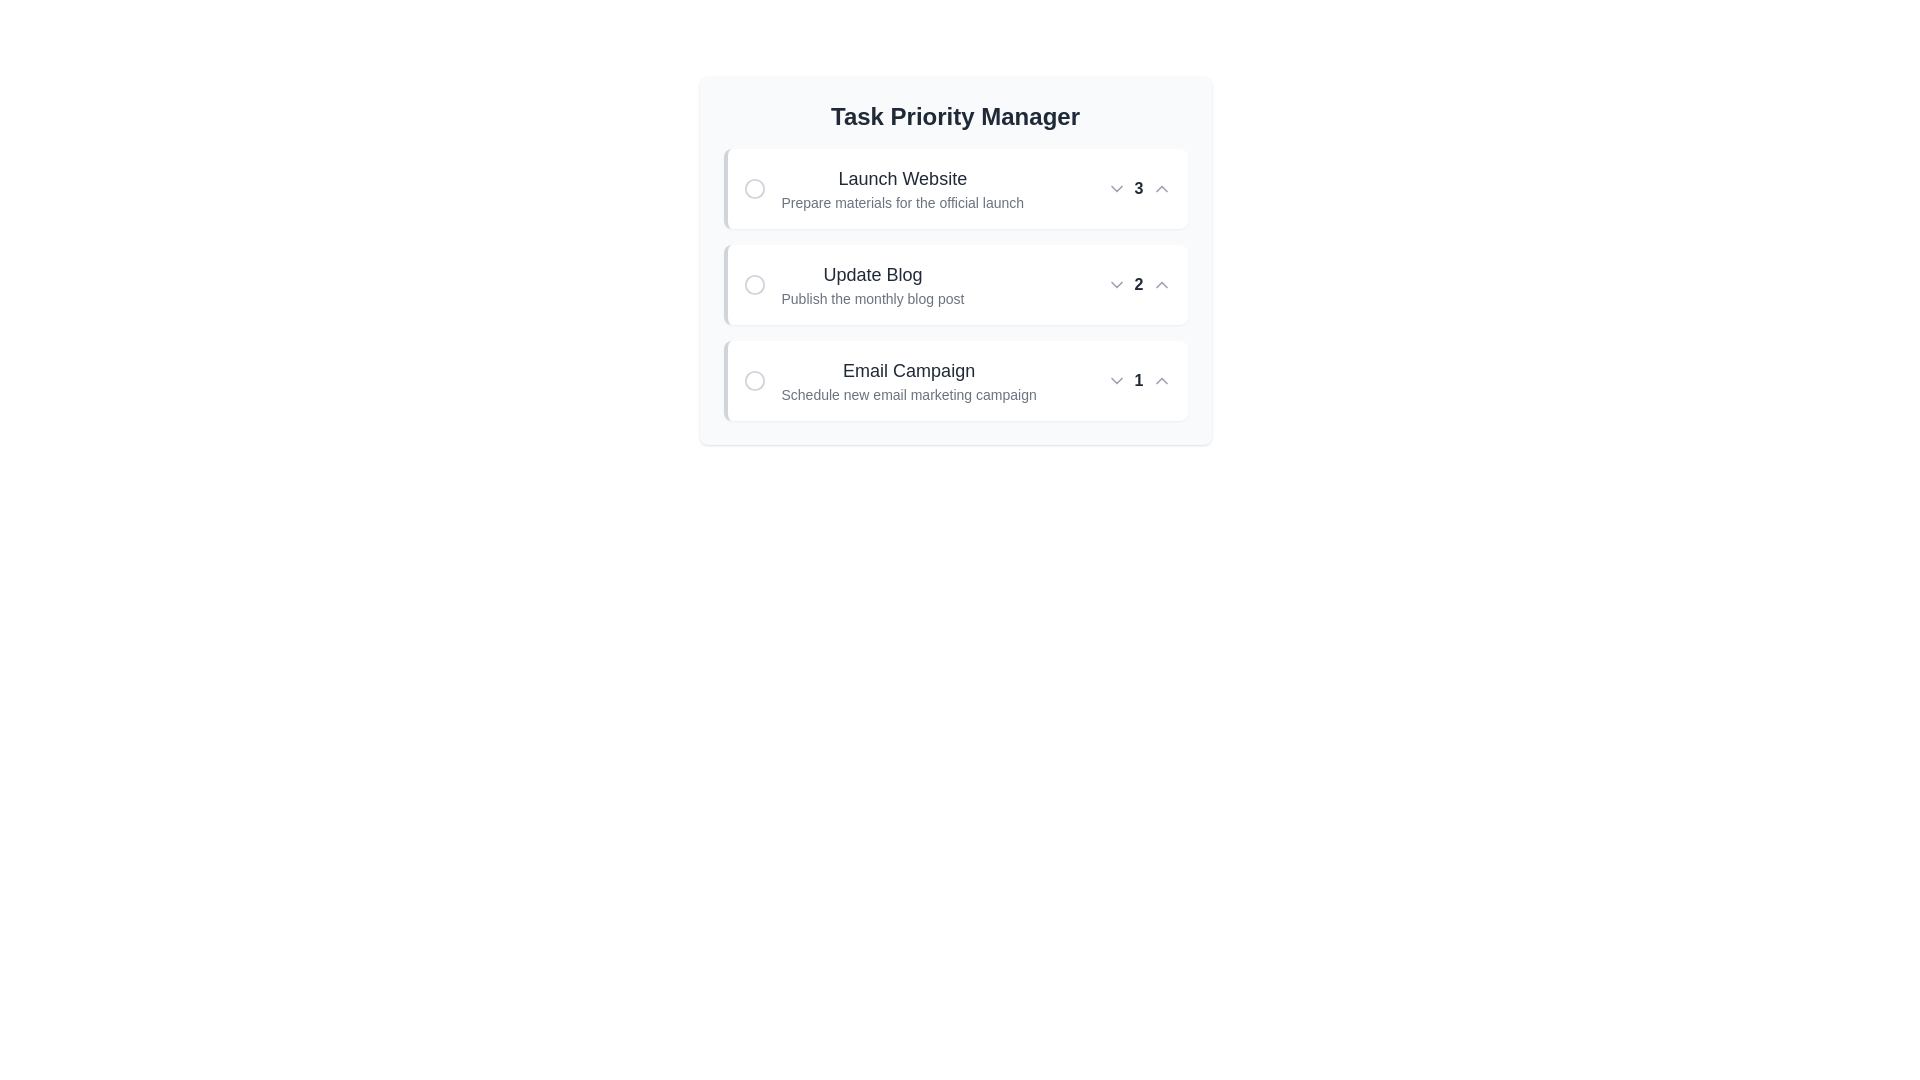 This screenshot has height=1080, width=1920. Describe the element at coordinates (901, 177) in the screenshot. I see `the 'Launch Website' text label component, which serves as the title for the first task item in the 'Task Priority Manager' list` at that location.